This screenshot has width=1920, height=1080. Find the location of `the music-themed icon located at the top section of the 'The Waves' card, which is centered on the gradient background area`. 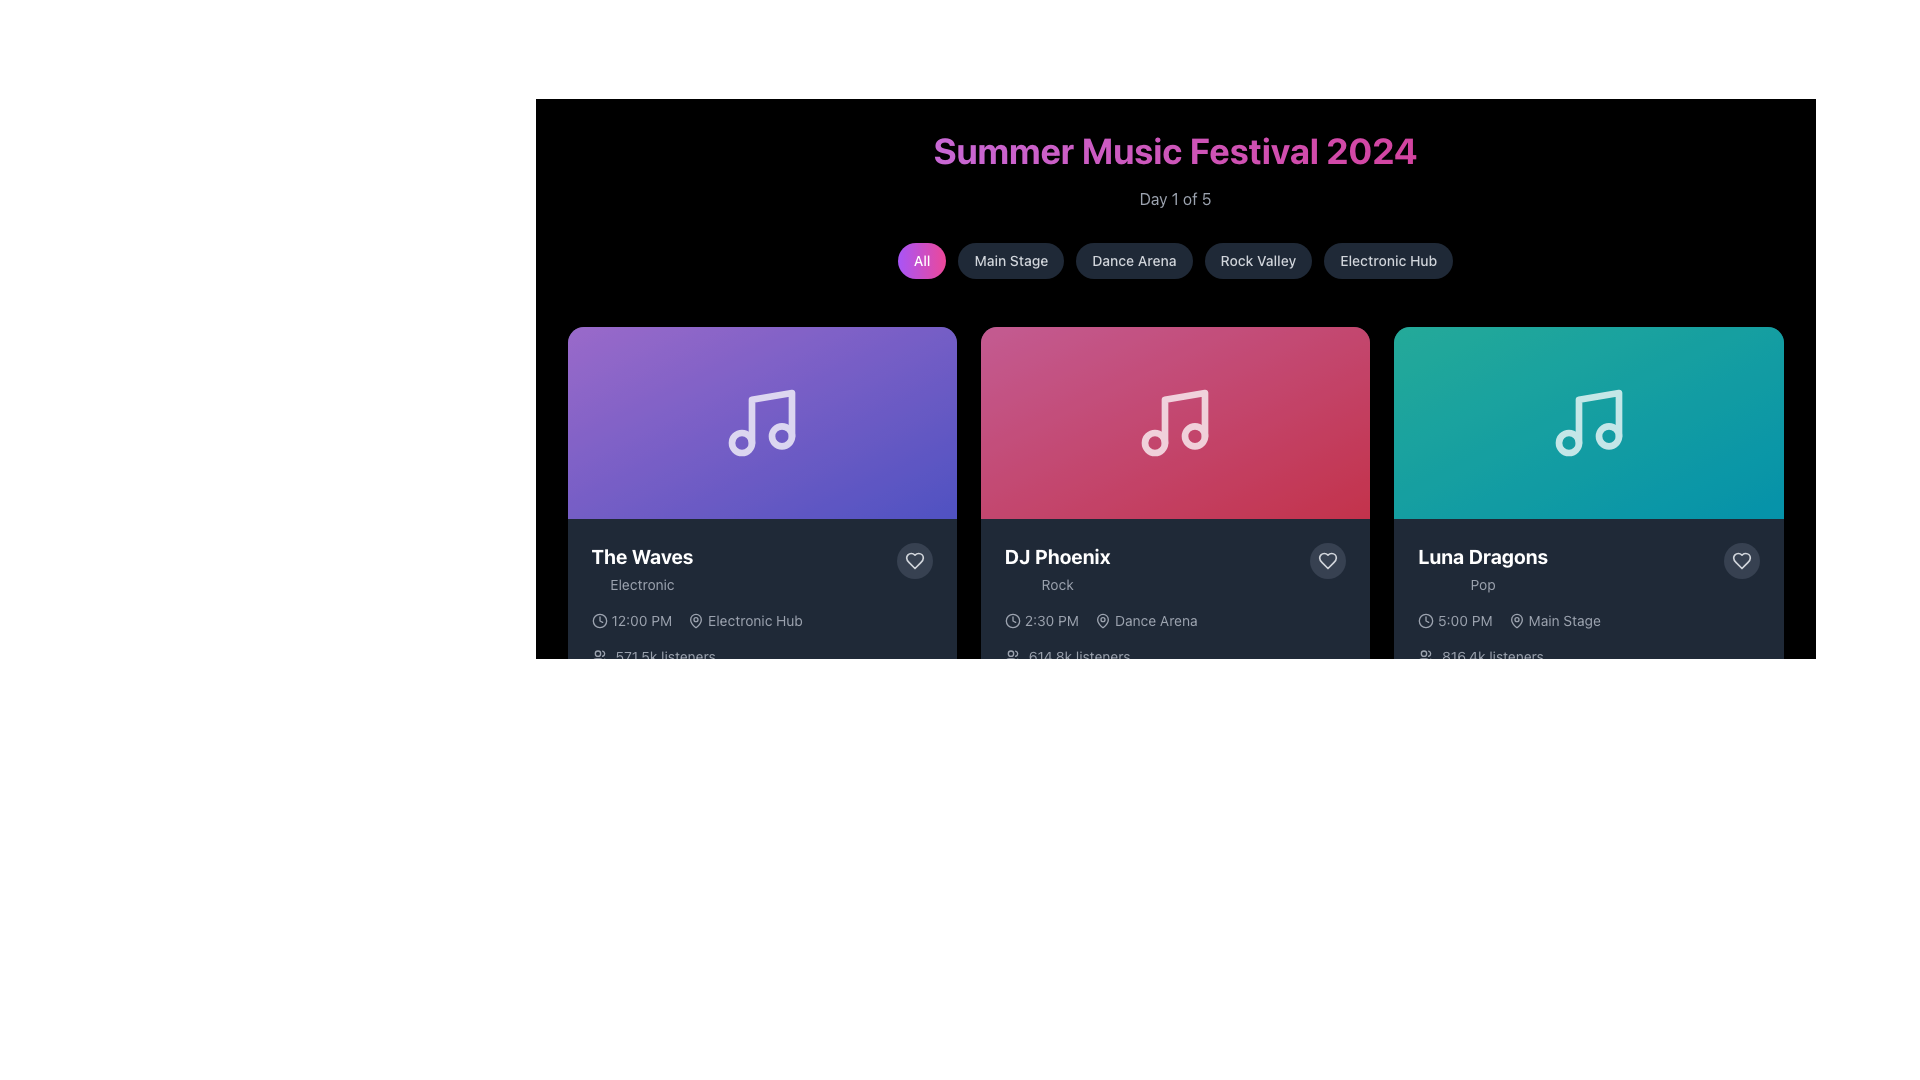

the music-themed icon located at the top section of the 'The Waves' card, which is centered on the gradient background area is located at coordinates (761, 422).